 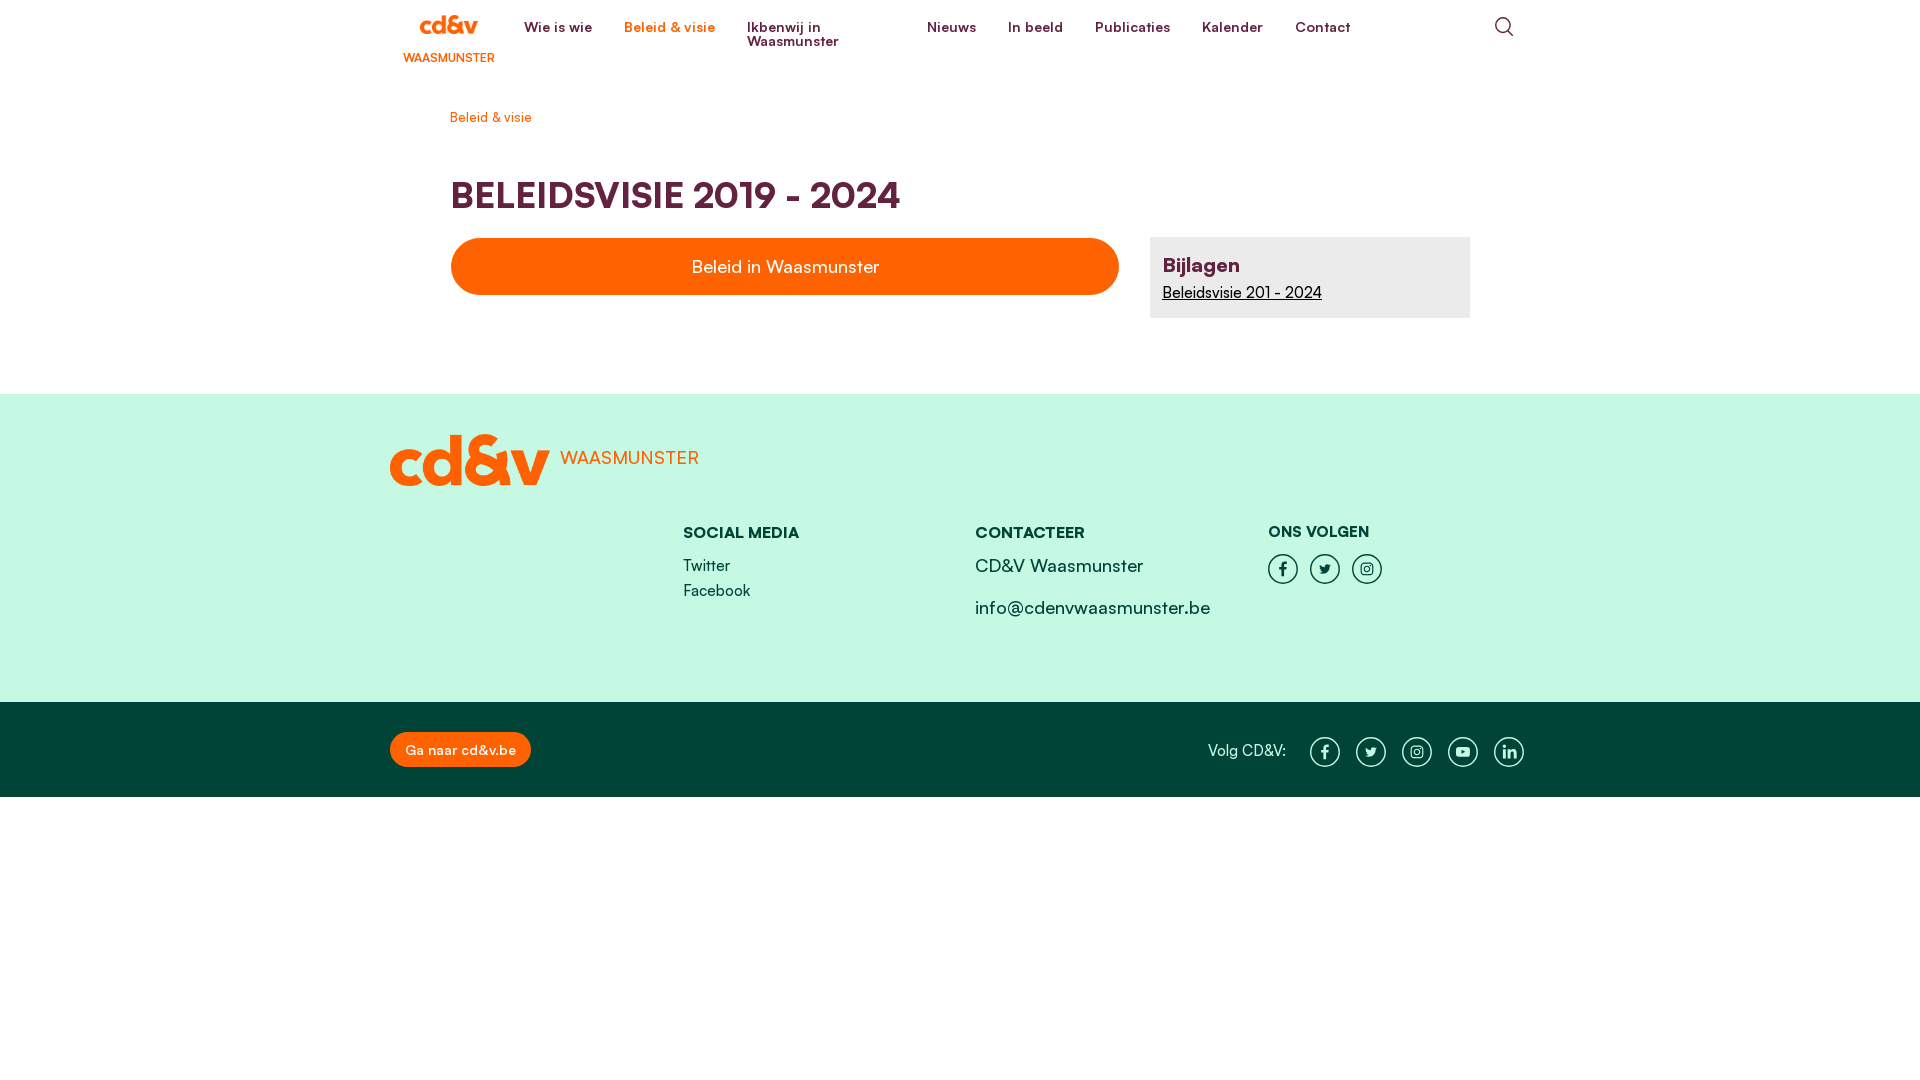 I want to click on 'Twitter', so click(x=705, y=565).